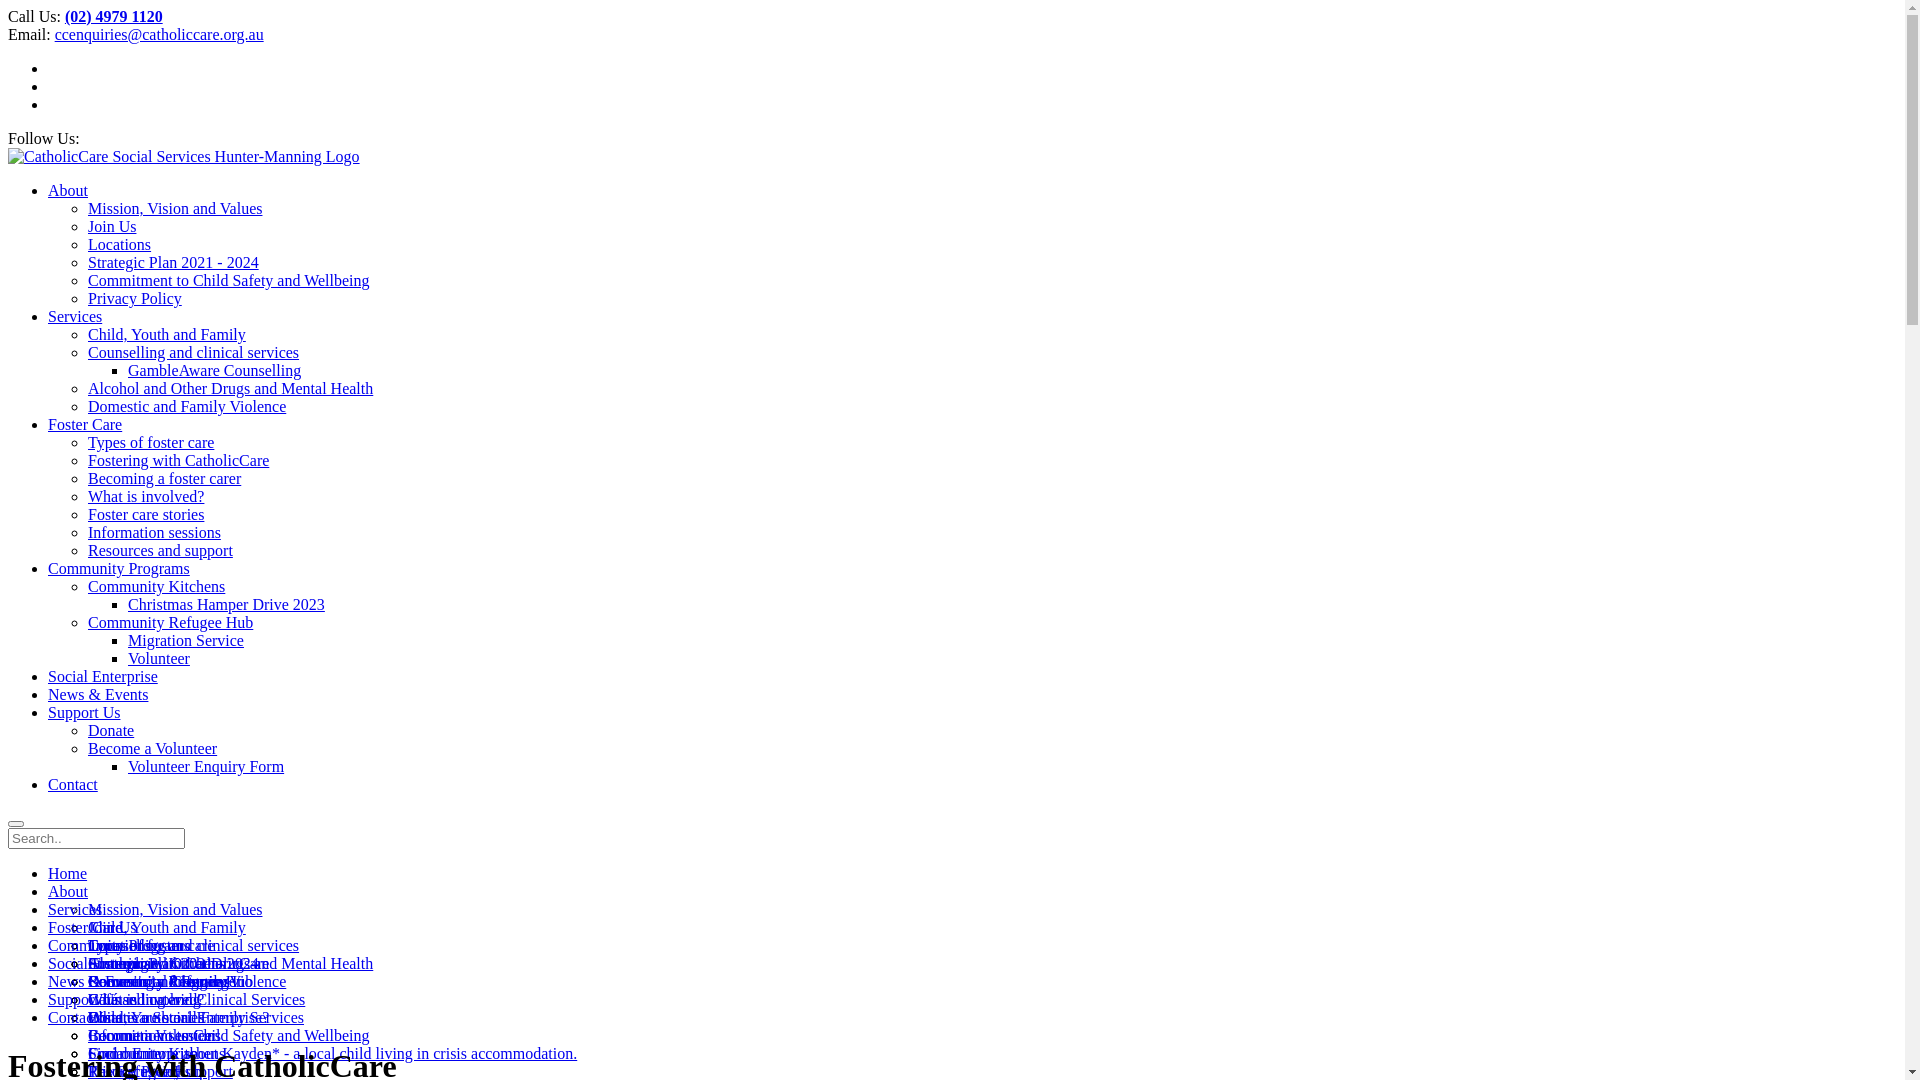  Describe the element at coordinates (144, 513) in the screenshot. I see `'Foster care stories'` at that location.